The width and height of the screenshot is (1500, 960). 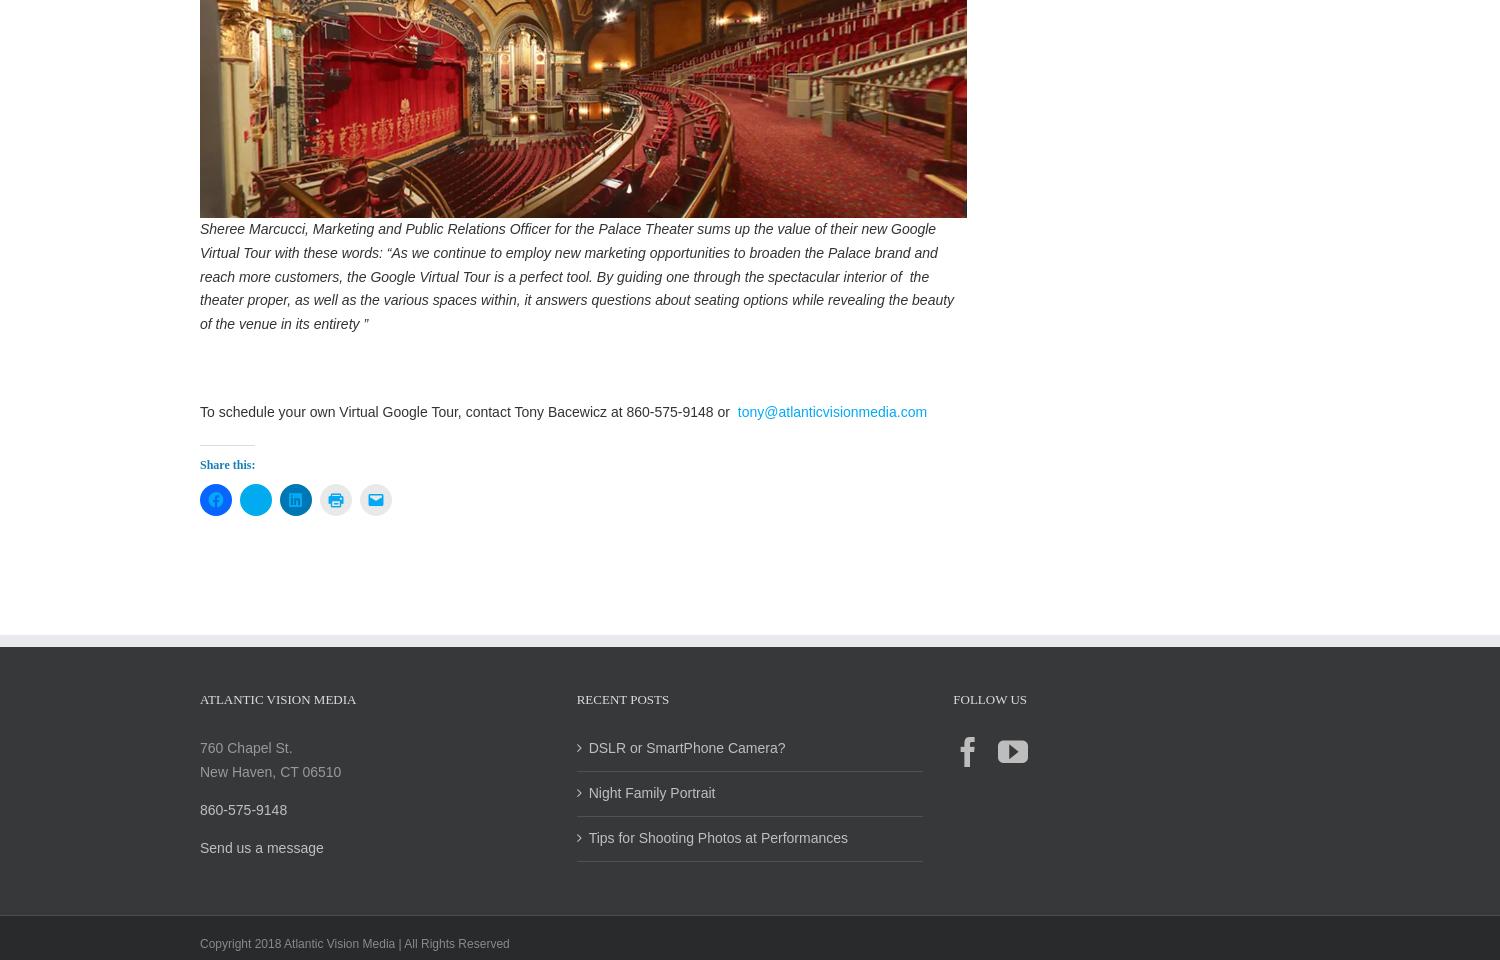 I want to click on 'Atlantic Vision Media', so click(x=277, y=720).